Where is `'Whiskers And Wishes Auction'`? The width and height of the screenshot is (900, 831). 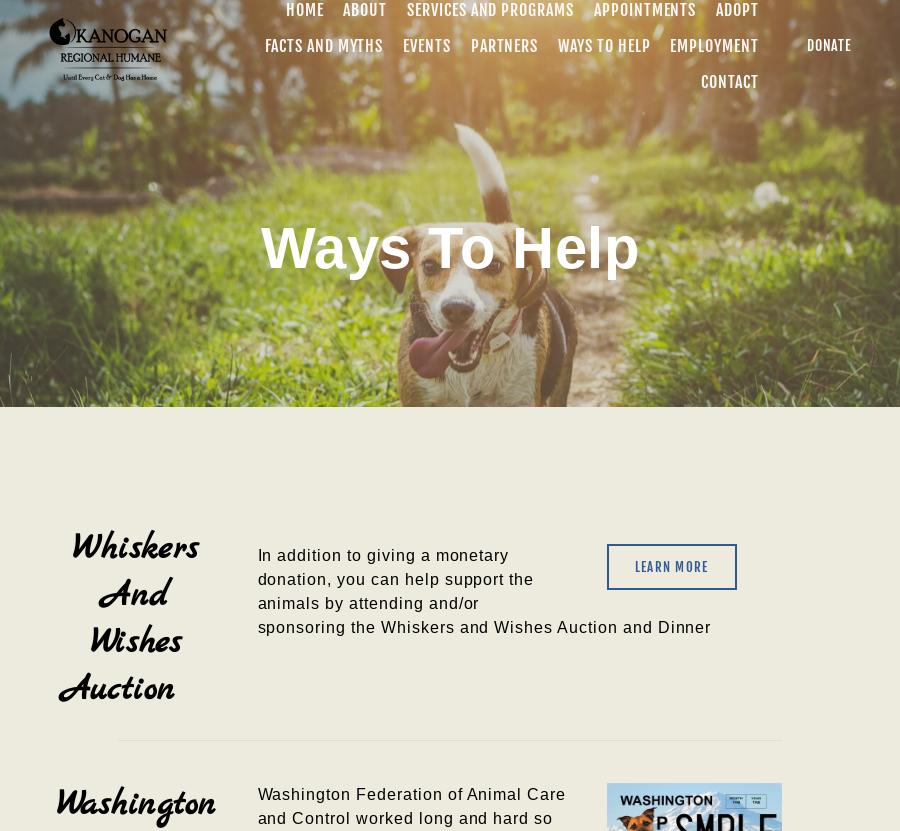
'Whiskers And Wishes Auction' is located at coordinates (60, 618).